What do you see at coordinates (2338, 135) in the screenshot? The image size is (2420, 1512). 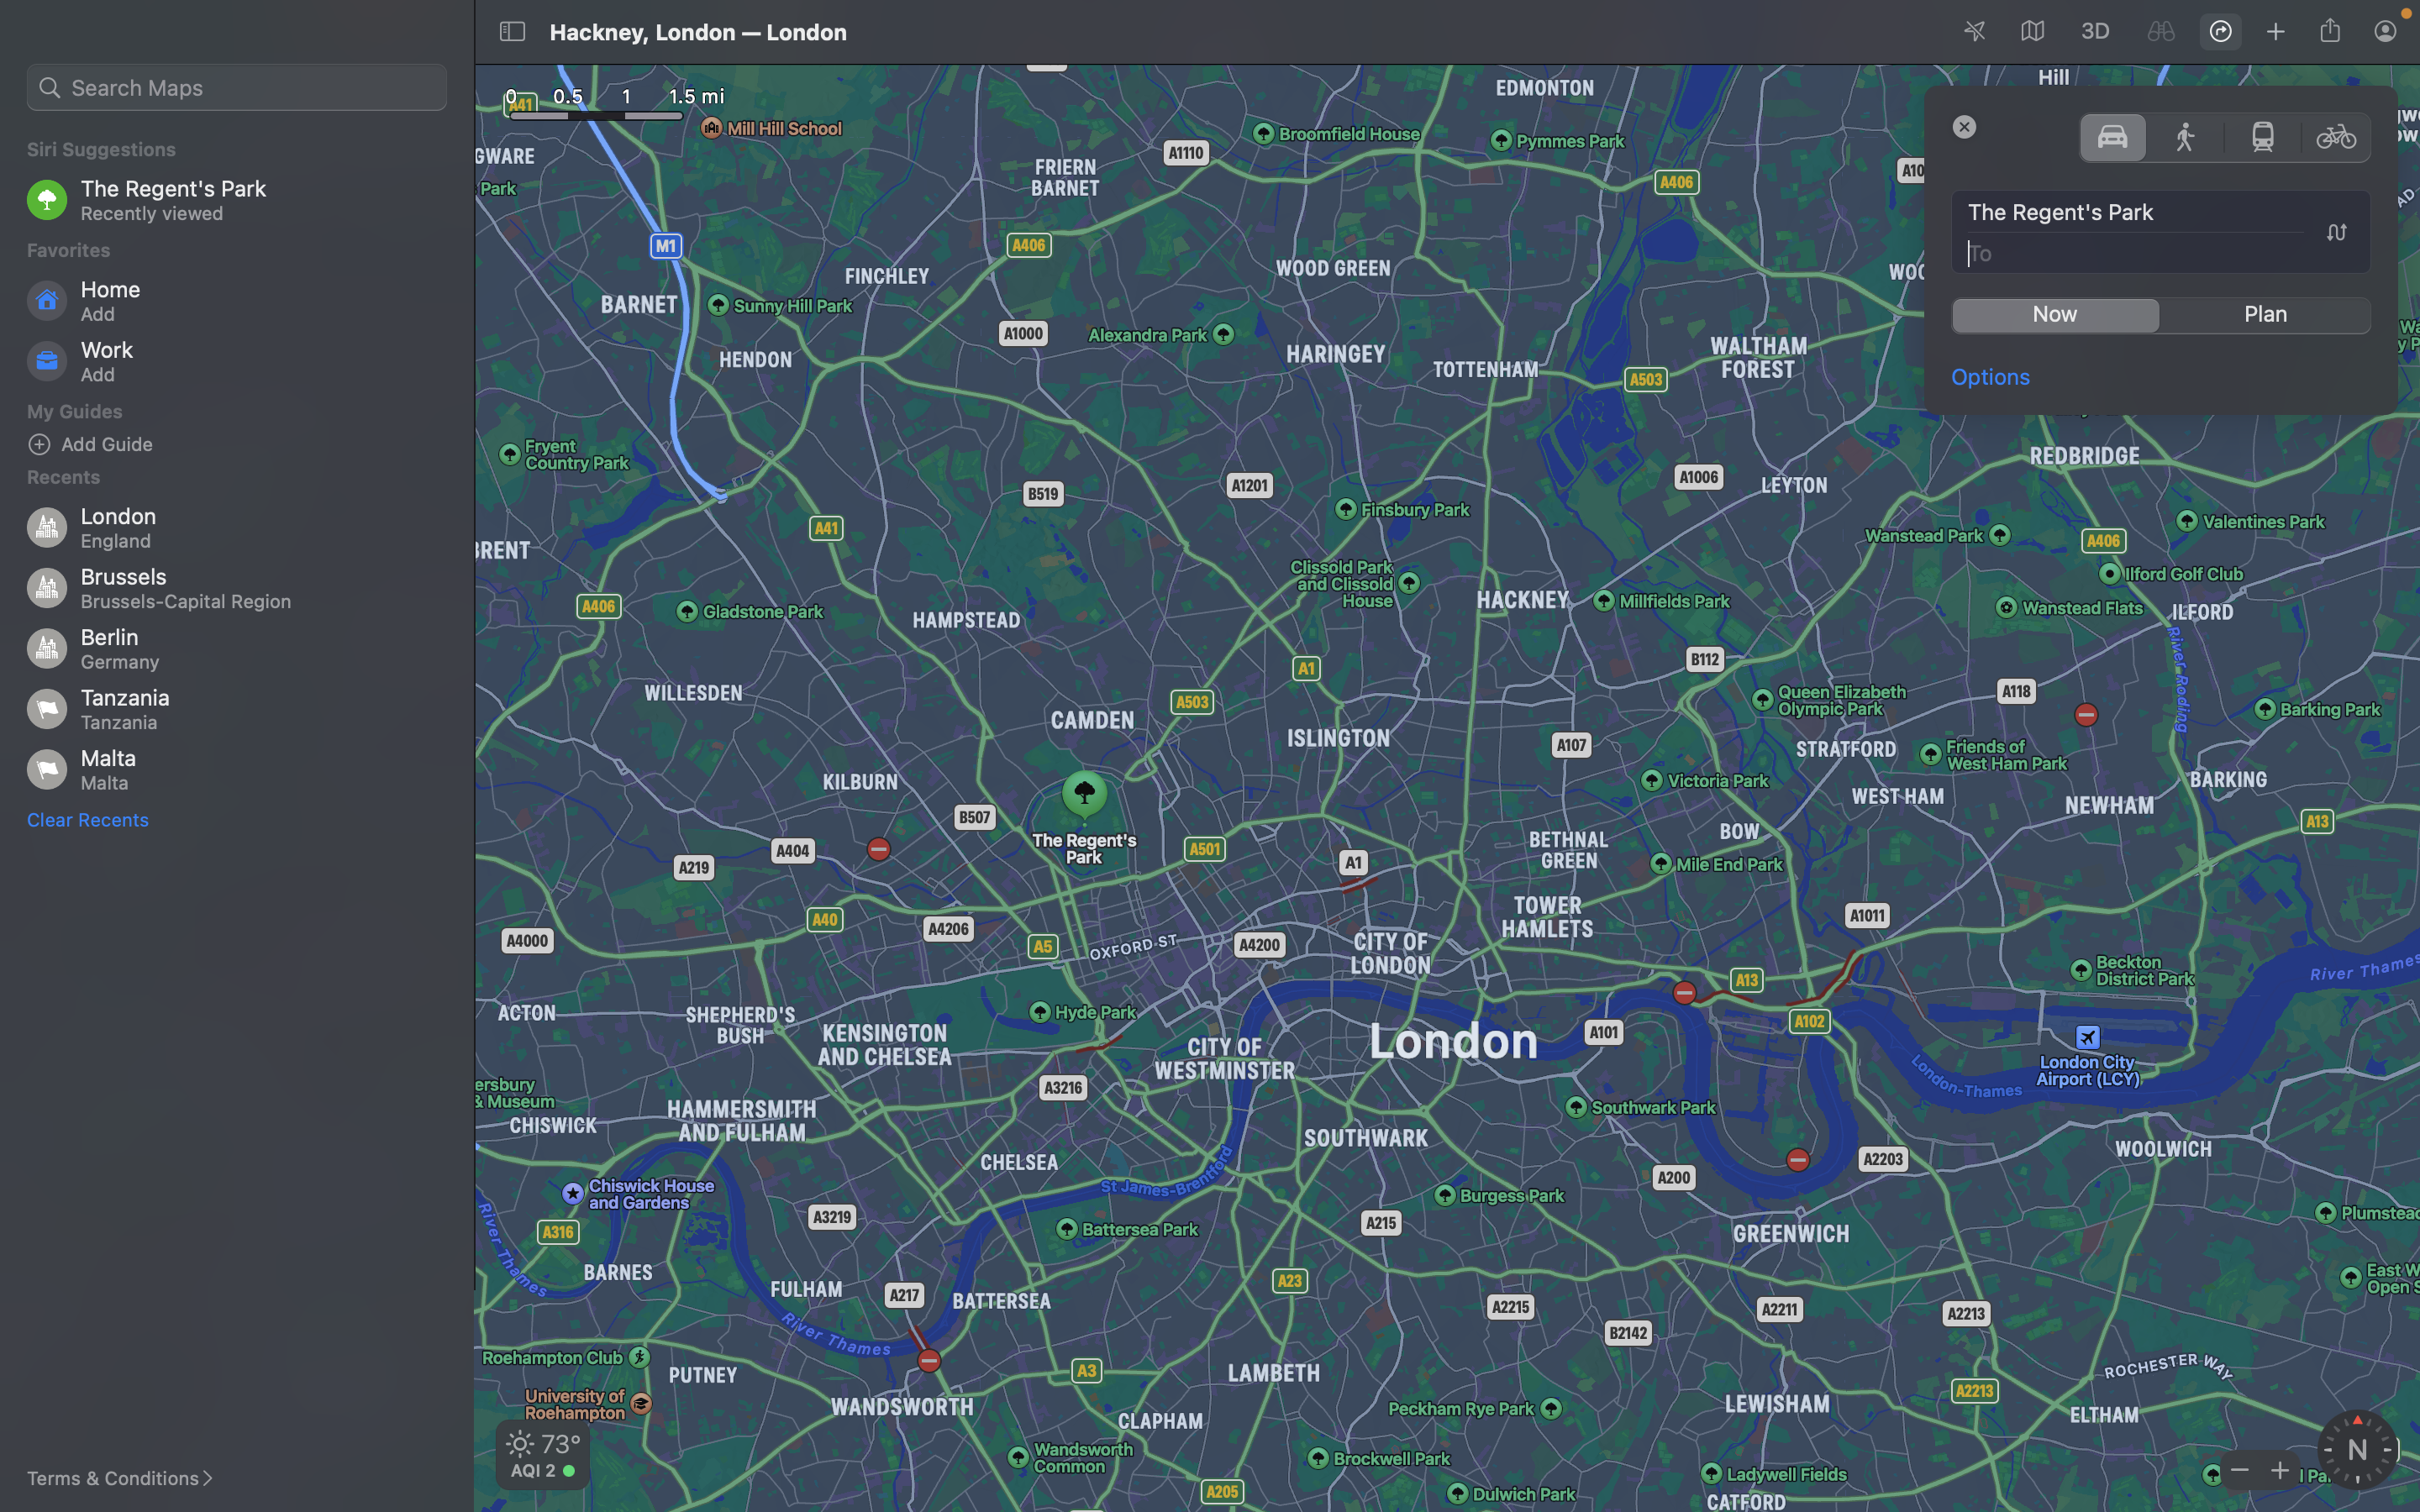 I see `transportation mode to biking` at bounding box center [2338, 135].